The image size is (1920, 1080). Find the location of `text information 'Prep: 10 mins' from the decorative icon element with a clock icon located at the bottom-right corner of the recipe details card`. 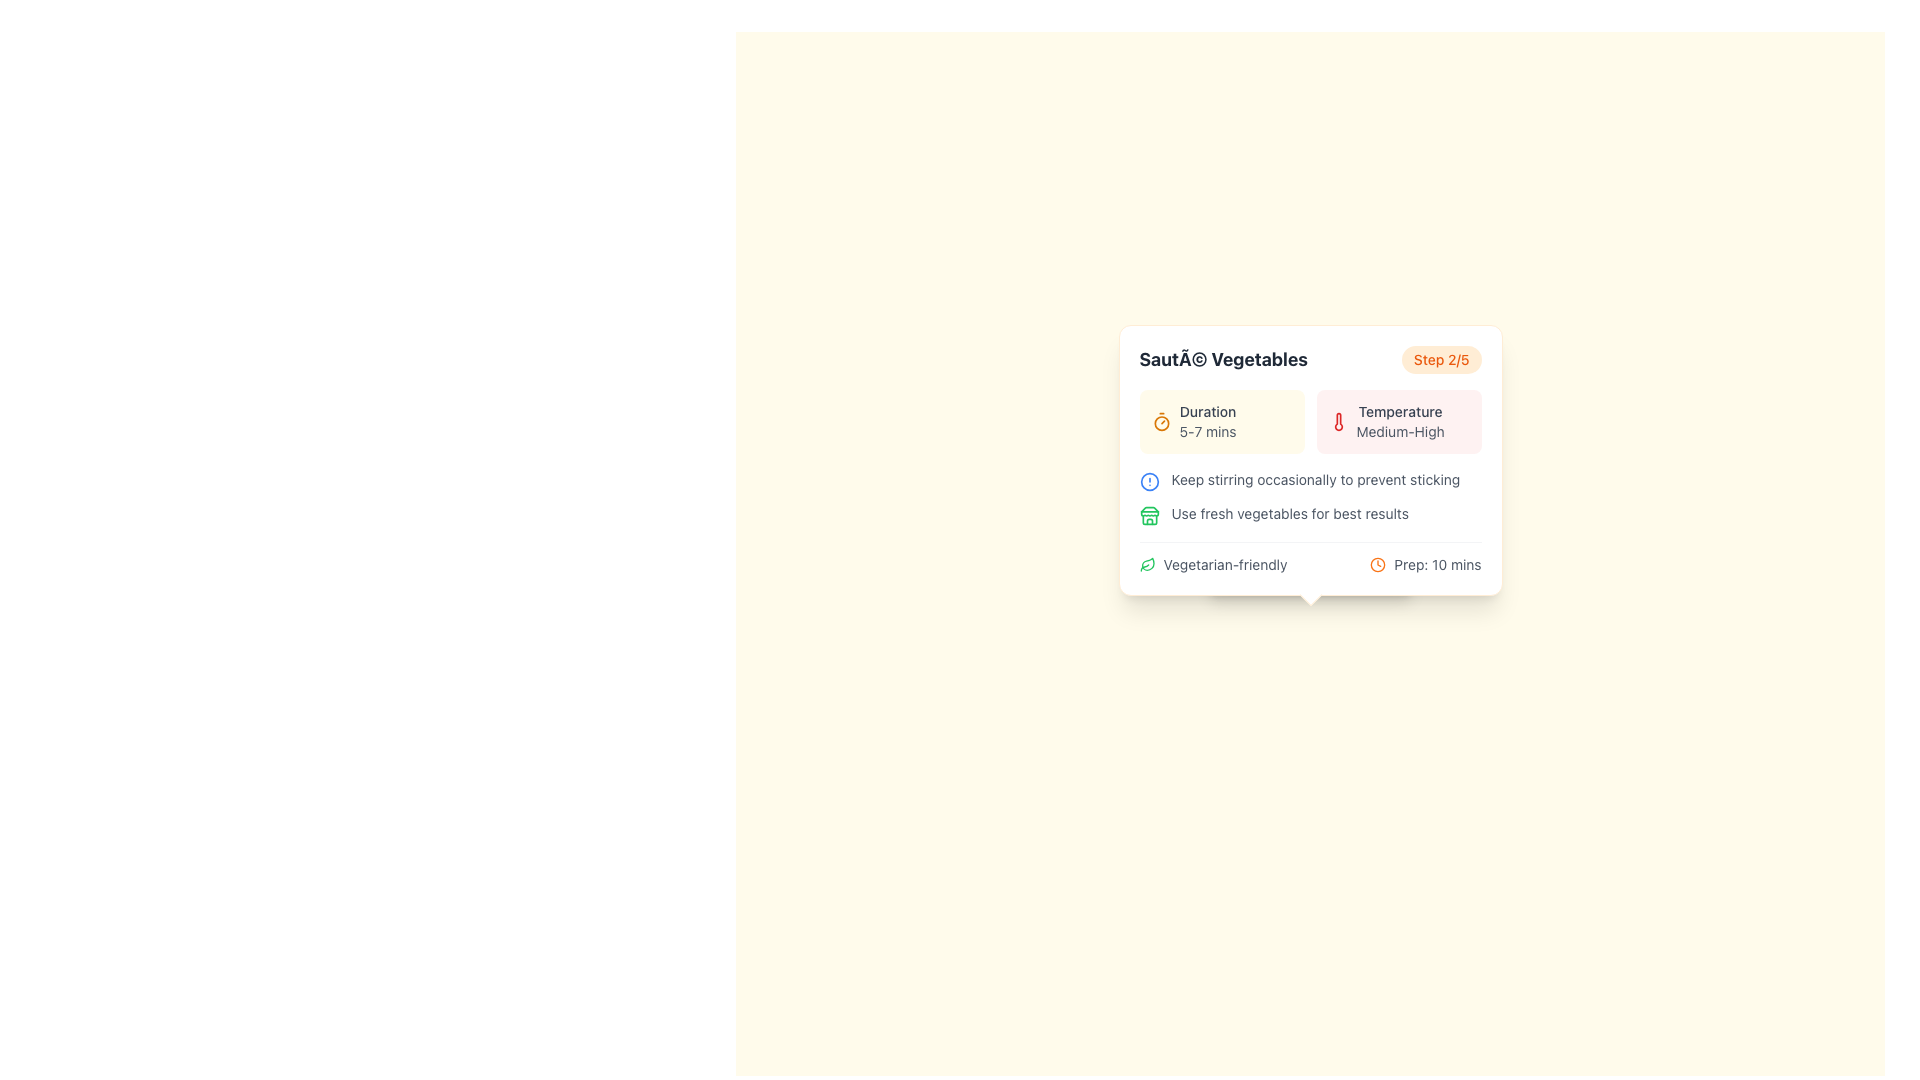

text information 'Prep: 10 mins' from the decorative icon element with a clock icon located at the bottom-right corner of the recipe details card is located at coordinates (1424, 564).